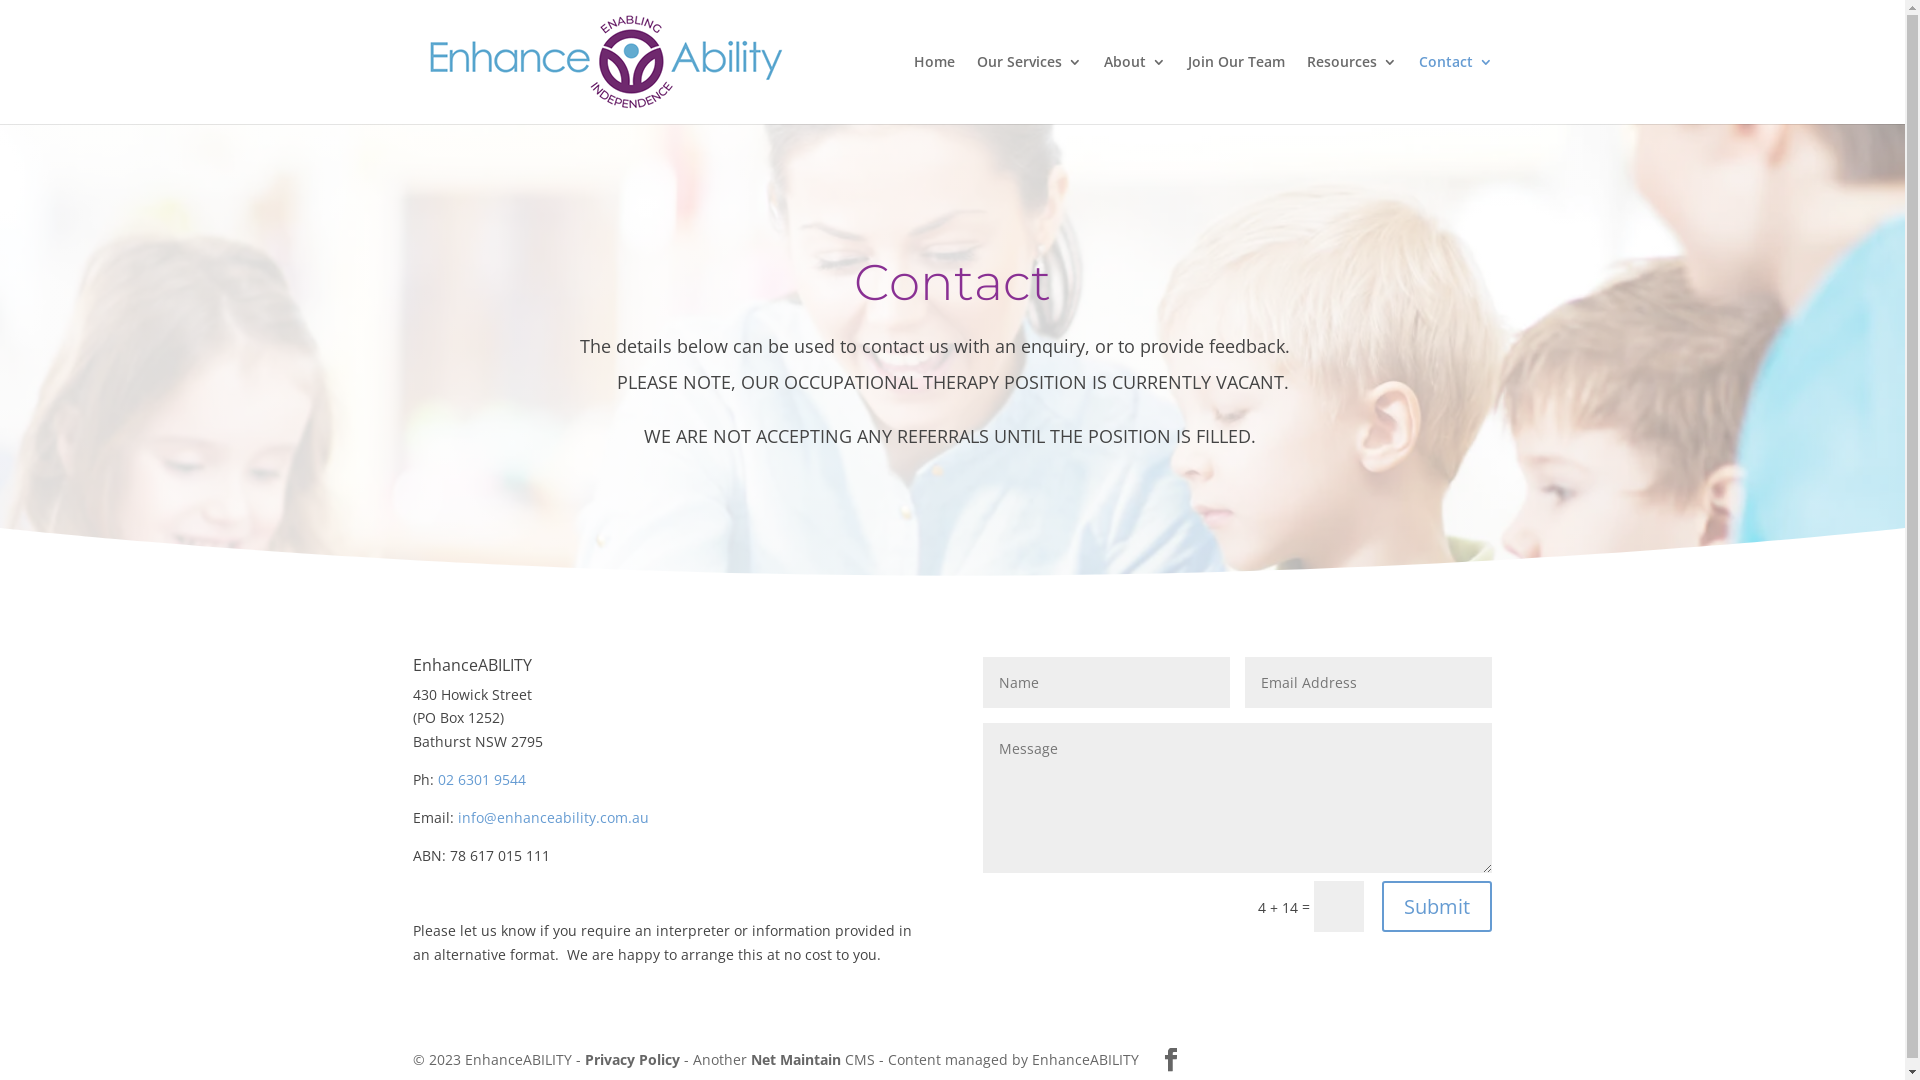 This screenshot has height=1080, width=1920. What do you see at coordinates (456, 817) in the screenshot?
I see `'info@enhanceability.com.au'` at bounding box center [456, 817].